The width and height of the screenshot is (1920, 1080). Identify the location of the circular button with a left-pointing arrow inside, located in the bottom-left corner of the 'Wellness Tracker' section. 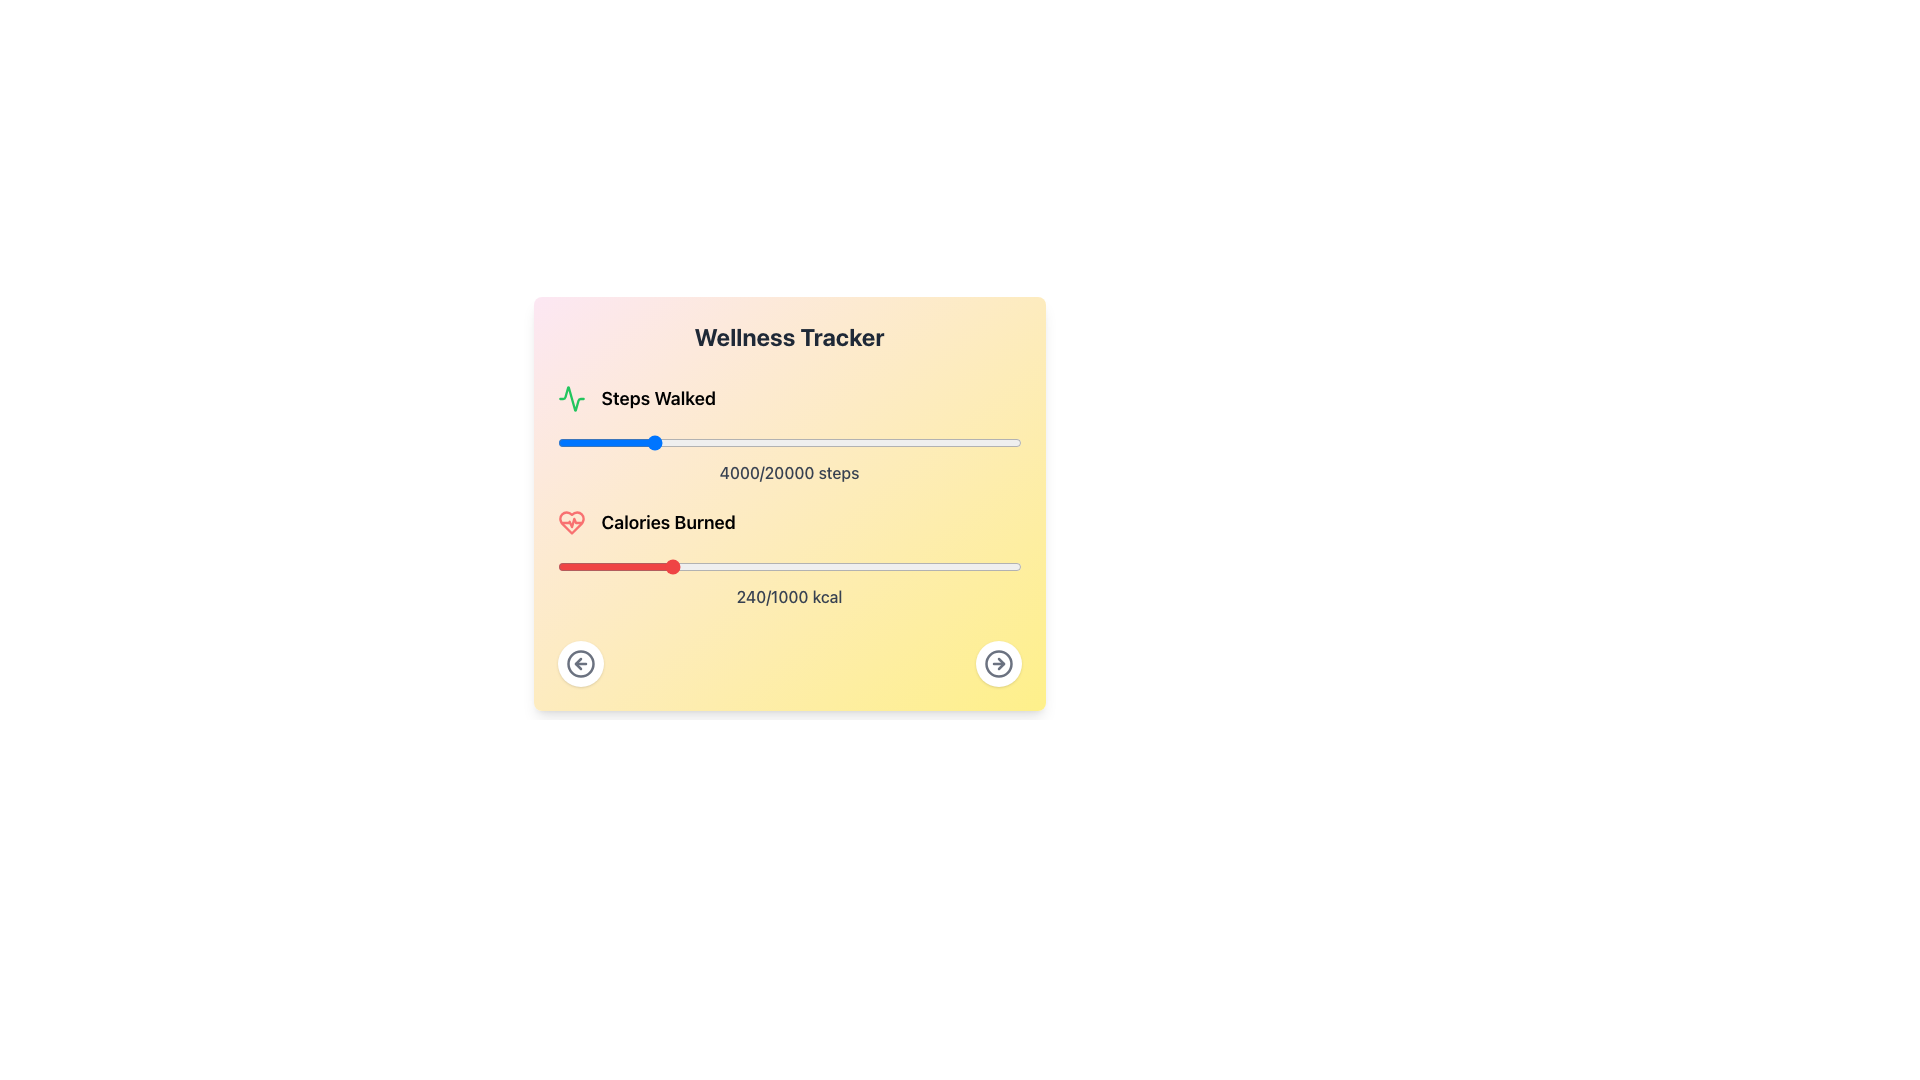
(579, 663).